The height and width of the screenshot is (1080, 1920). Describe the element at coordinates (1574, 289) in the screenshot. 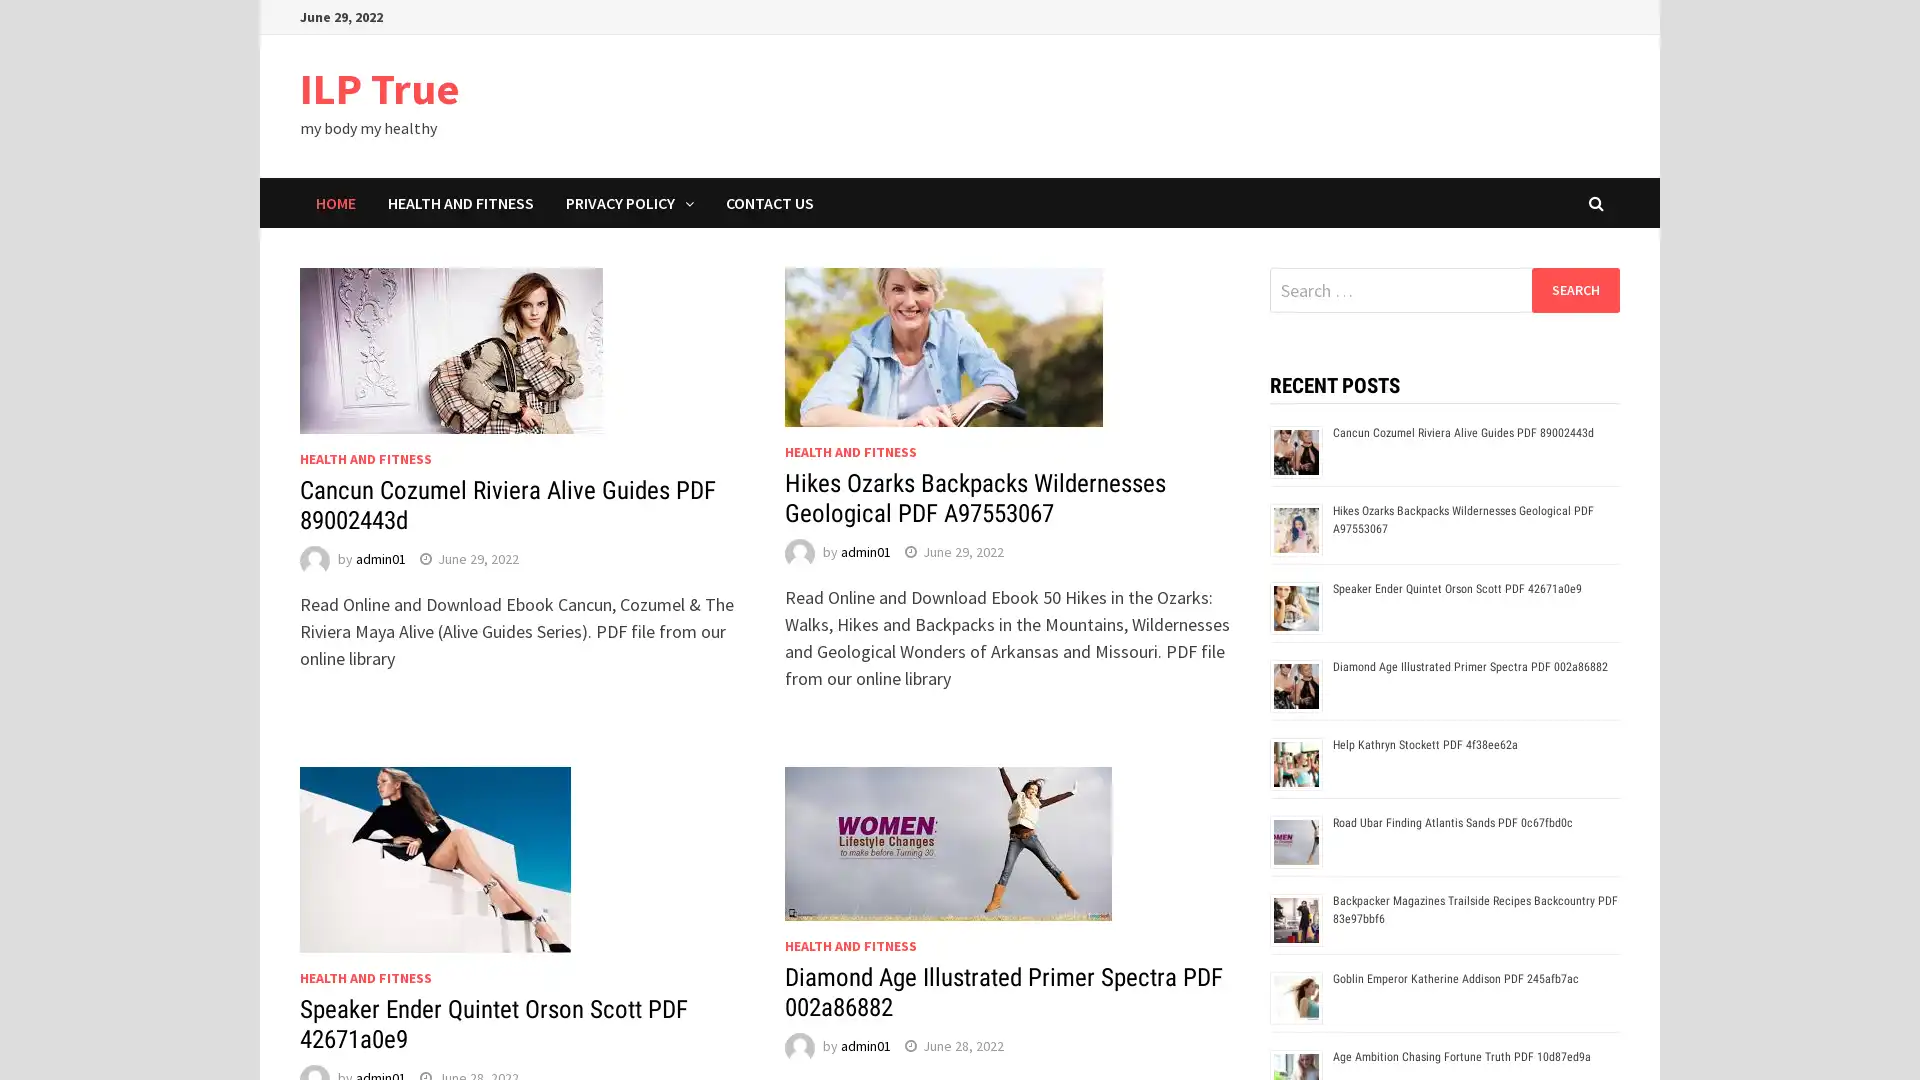

I see `Search` at that location.